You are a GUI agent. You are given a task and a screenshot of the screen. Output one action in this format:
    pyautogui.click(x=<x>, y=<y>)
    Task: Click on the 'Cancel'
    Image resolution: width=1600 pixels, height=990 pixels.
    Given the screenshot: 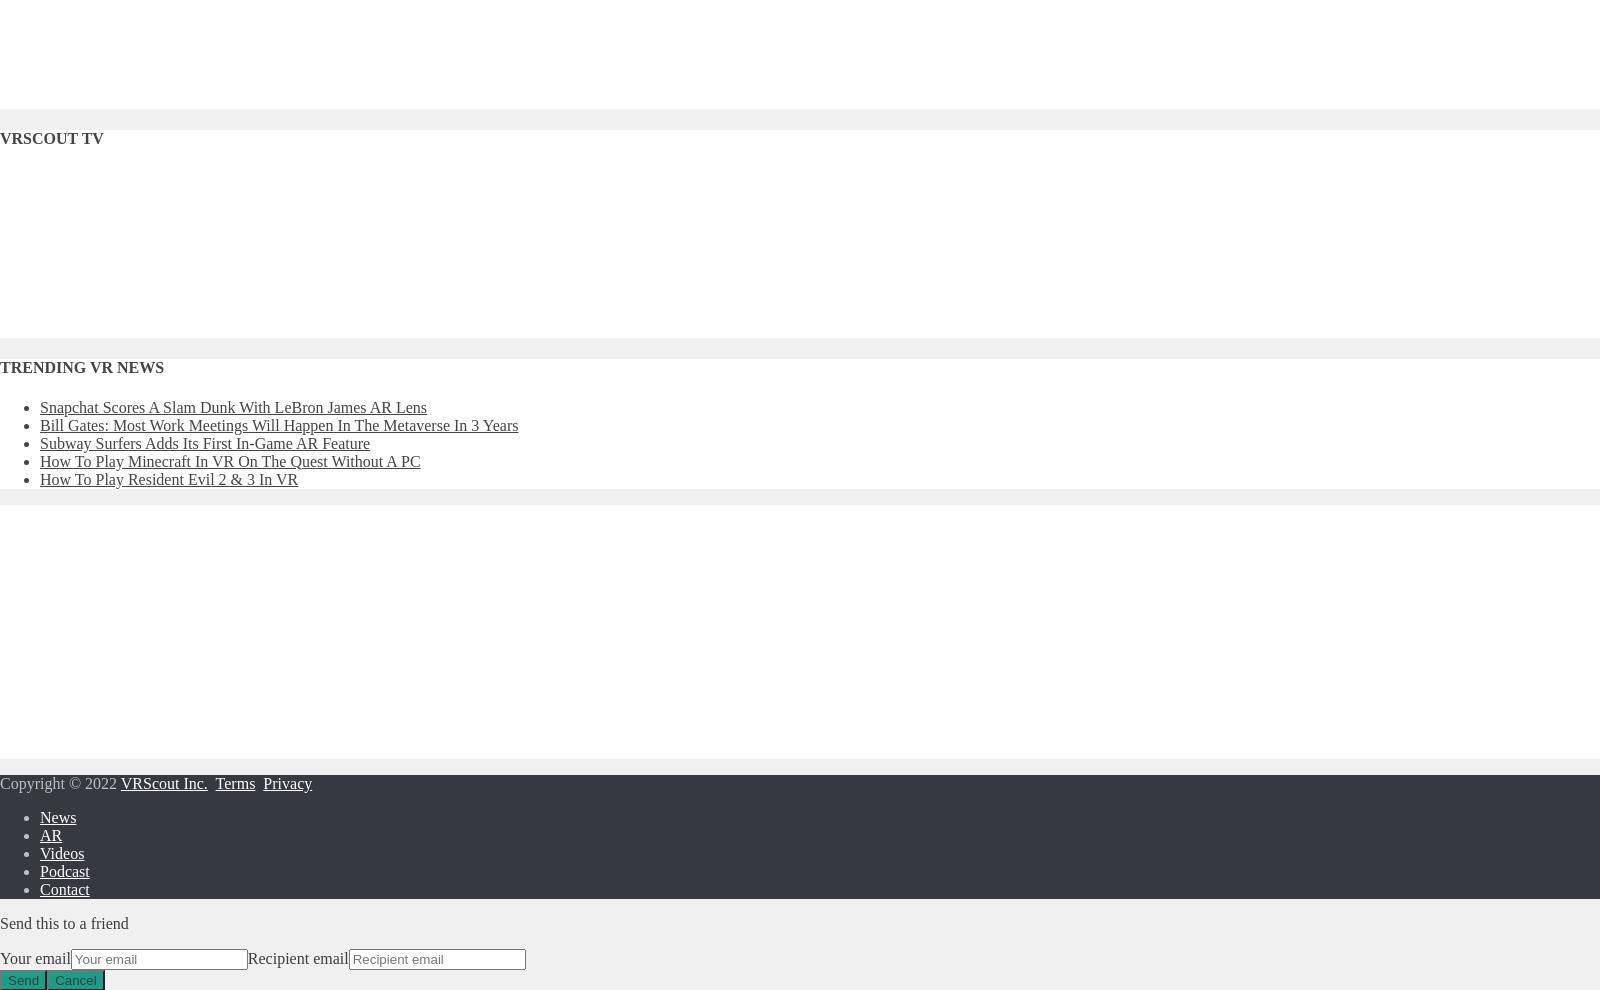 What is the action you would take?
    pyautogui.click(x=74, y=979)
    